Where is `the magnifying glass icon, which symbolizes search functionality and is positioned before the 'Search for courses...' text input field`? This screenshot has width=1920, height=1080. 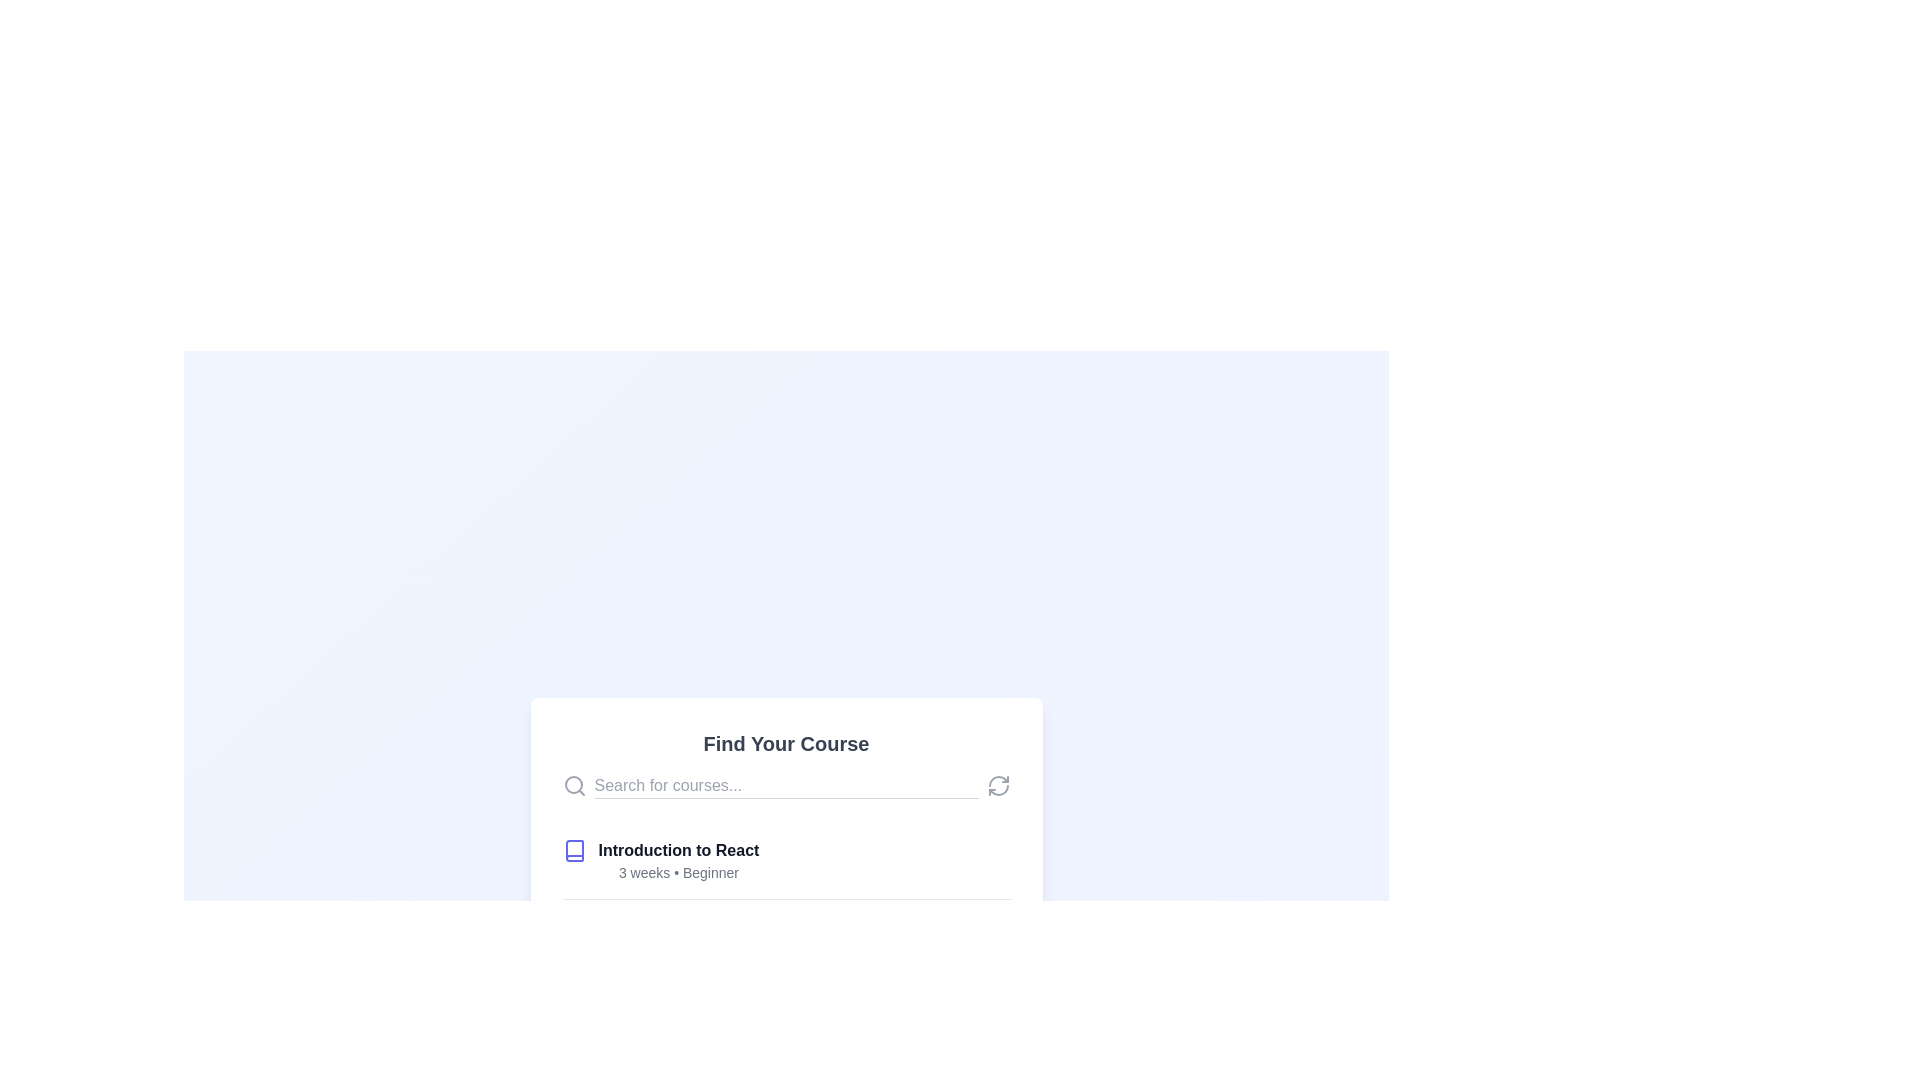
the magnifying glass icon, which symbolizes search functionality and is positioned before the 'Search for courses...' text input field is located at coordinates (573, 785).